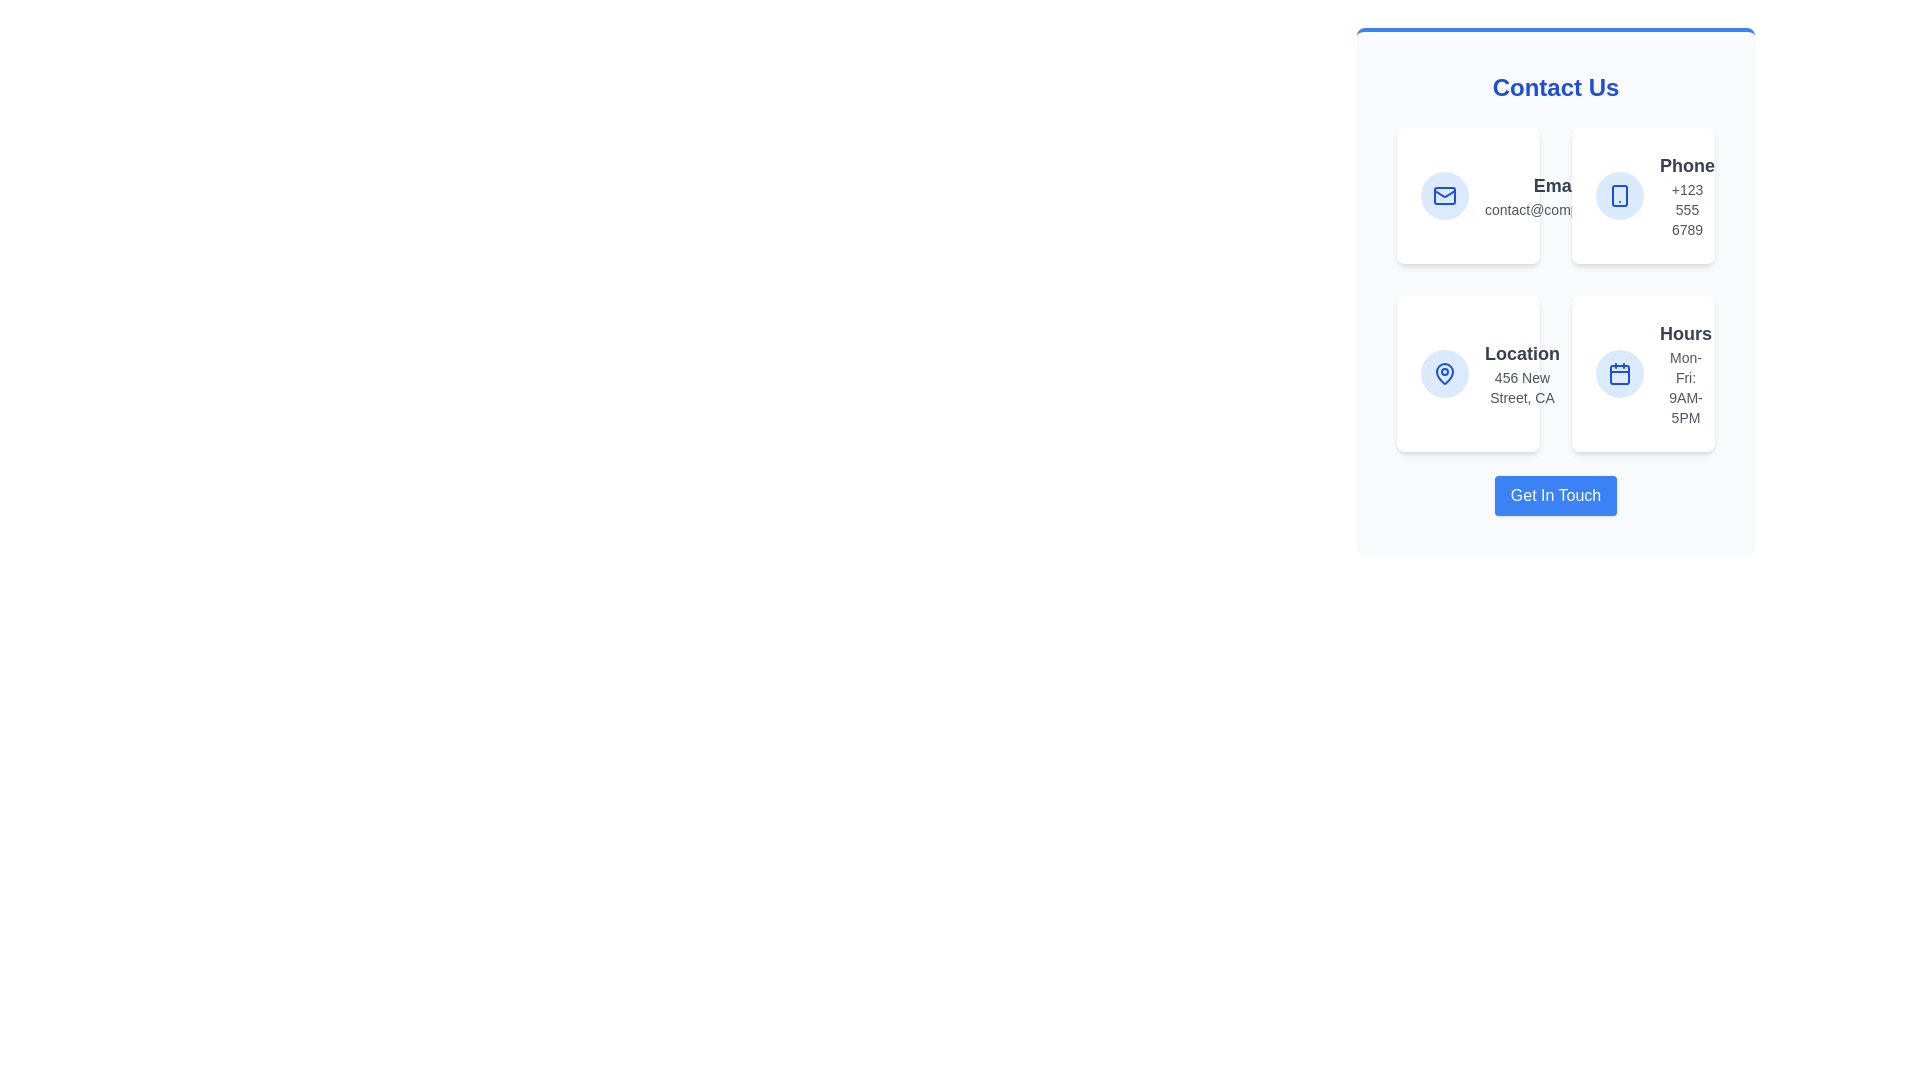 The height and width of the screenshot is (1080, 1920). Describe the element at coordinates (1620, 374) in the screenshot. I see `the 'Hours' icon located in the bottom right corner of the contact options grid, which visually represents the 'Hours' section` at that location.